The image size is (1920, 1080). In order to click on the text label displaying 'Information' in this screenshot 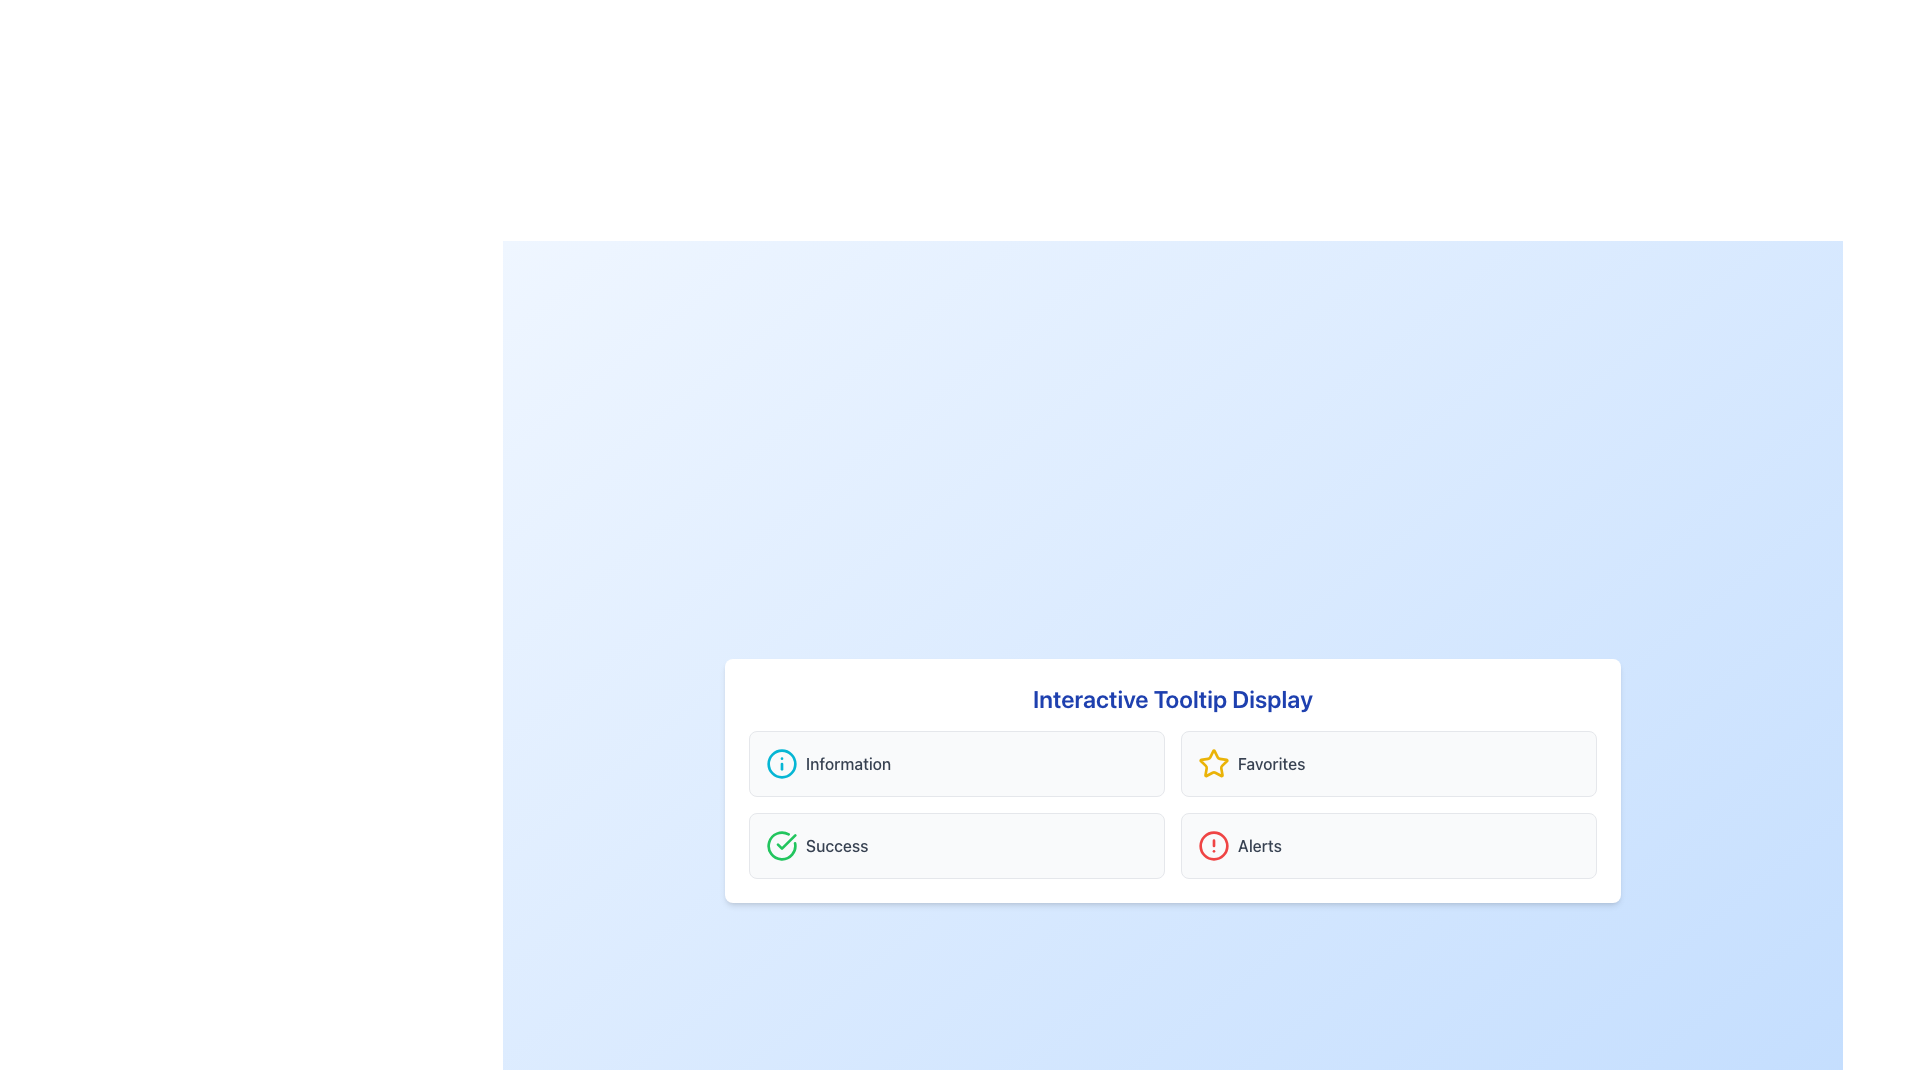, I will do `click(848, 763)`.